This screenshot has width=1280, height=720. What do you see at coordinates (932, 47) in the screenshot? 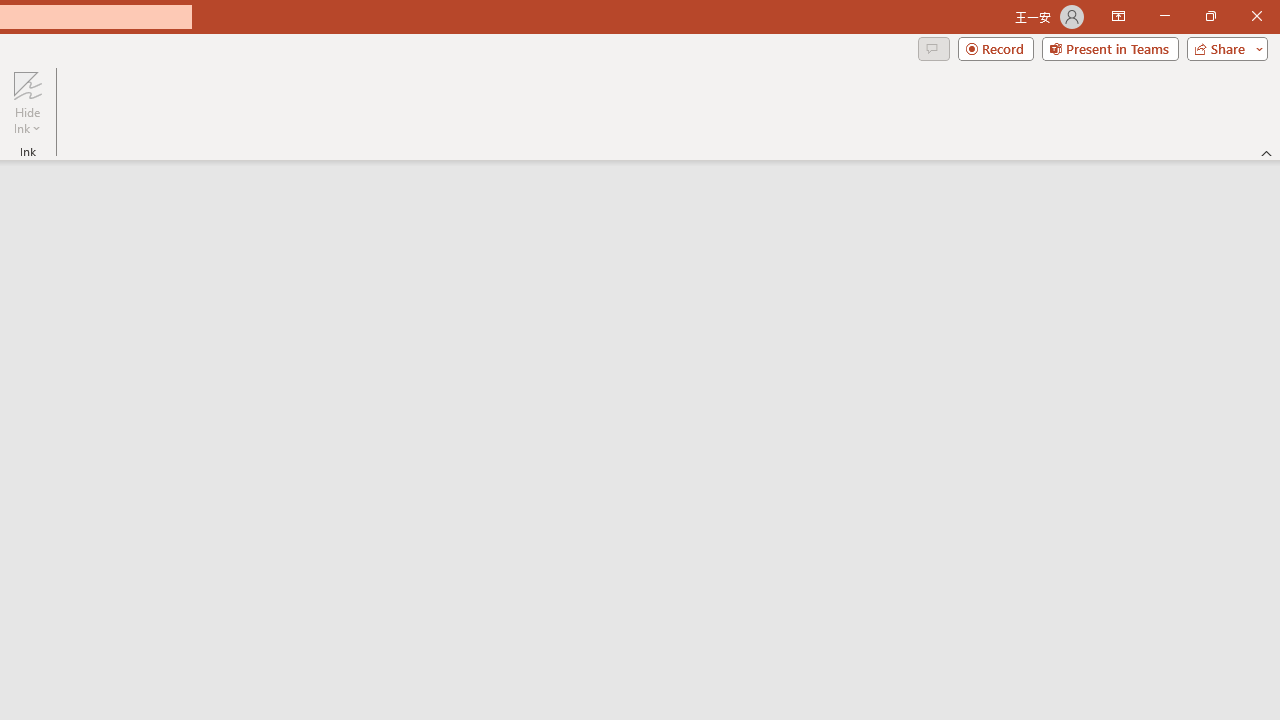
I see `'Comments'` at bounding box center [932, 47].